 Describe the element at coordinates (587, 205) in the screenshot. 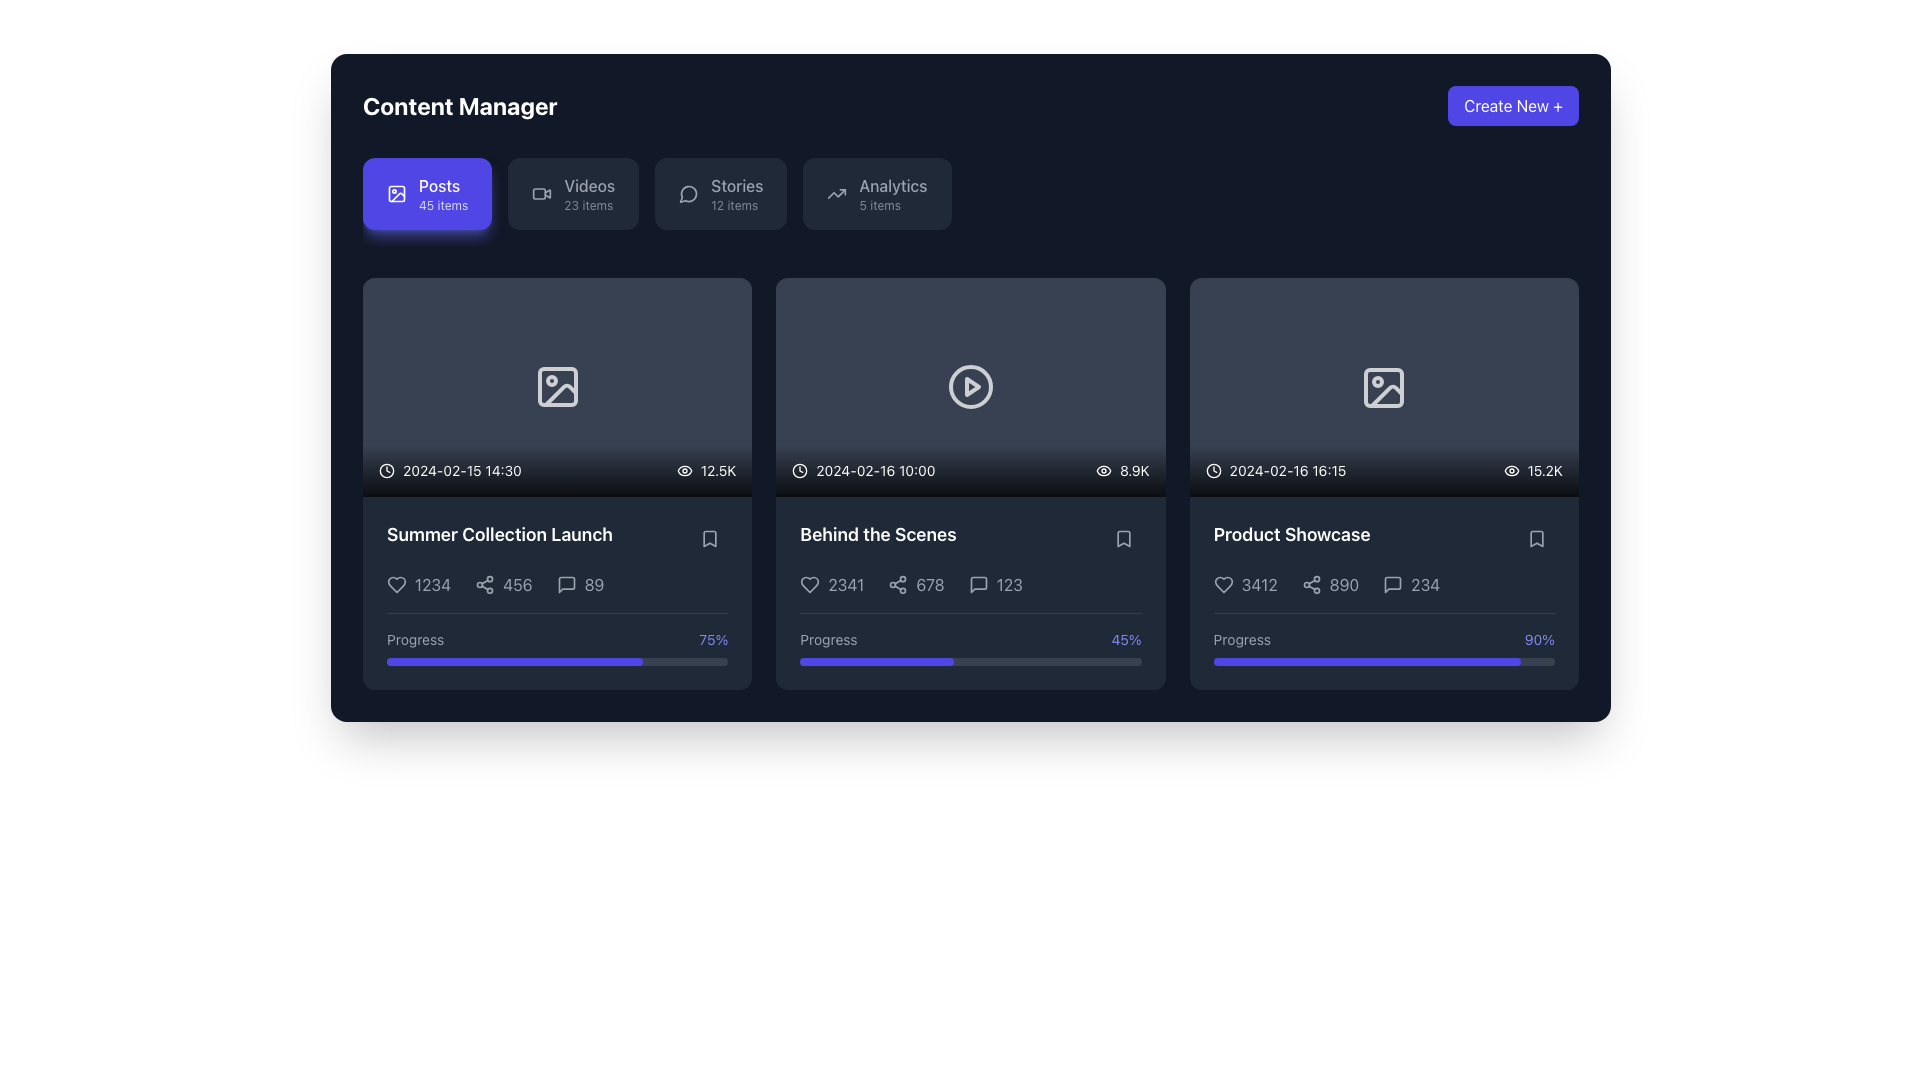

I see `the informational label indicating the quantity of items (23) associated with the 'Videos' category, located below the 'Videos' text` at that location.